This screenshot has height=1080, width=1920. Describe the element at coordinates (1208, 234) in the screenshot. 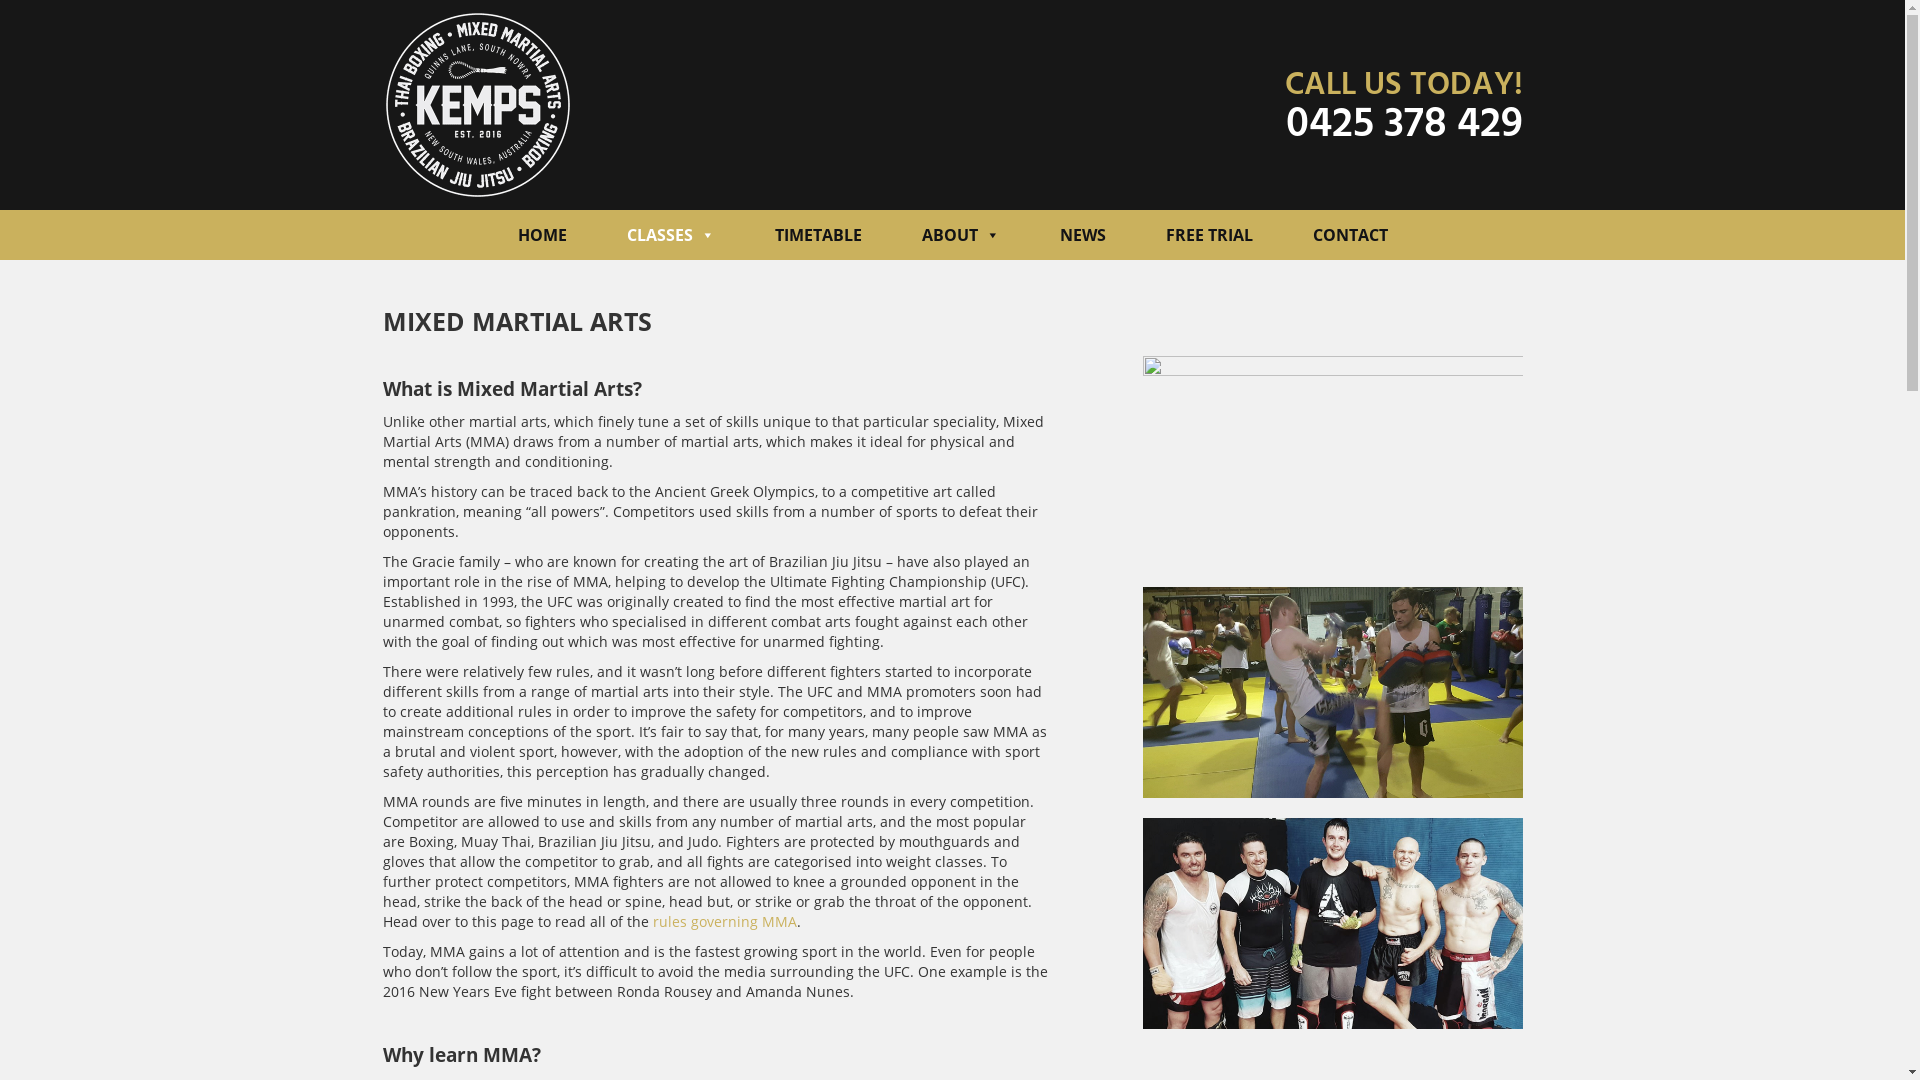

I see `'FREE TRIAL'` at that location.